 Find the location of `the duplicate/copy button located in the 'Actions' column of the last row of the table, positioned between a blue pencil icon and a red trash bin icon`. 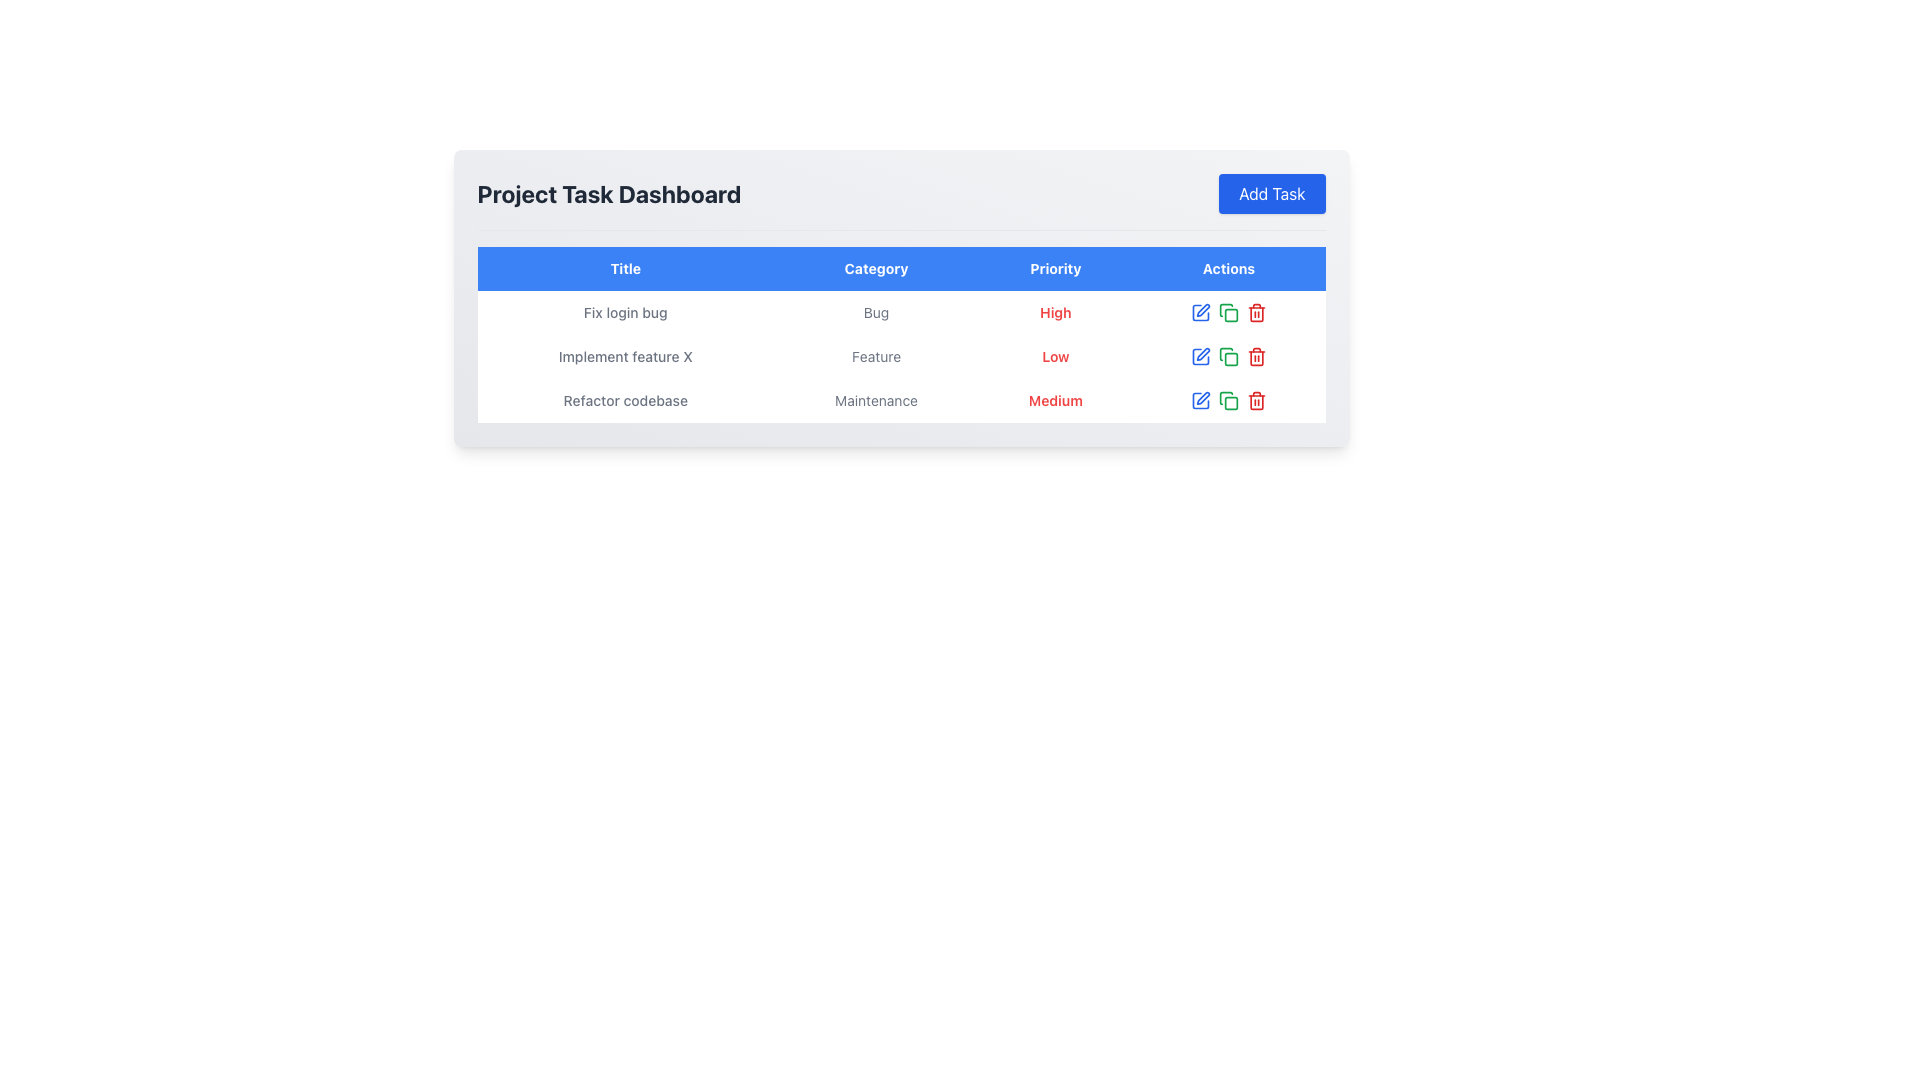

the duplicate/copy button located in the 'Actions' column of the last row of the table, positioned between a blue pencil icon and a red trash bin icon is located at coordinates (1227, 401).